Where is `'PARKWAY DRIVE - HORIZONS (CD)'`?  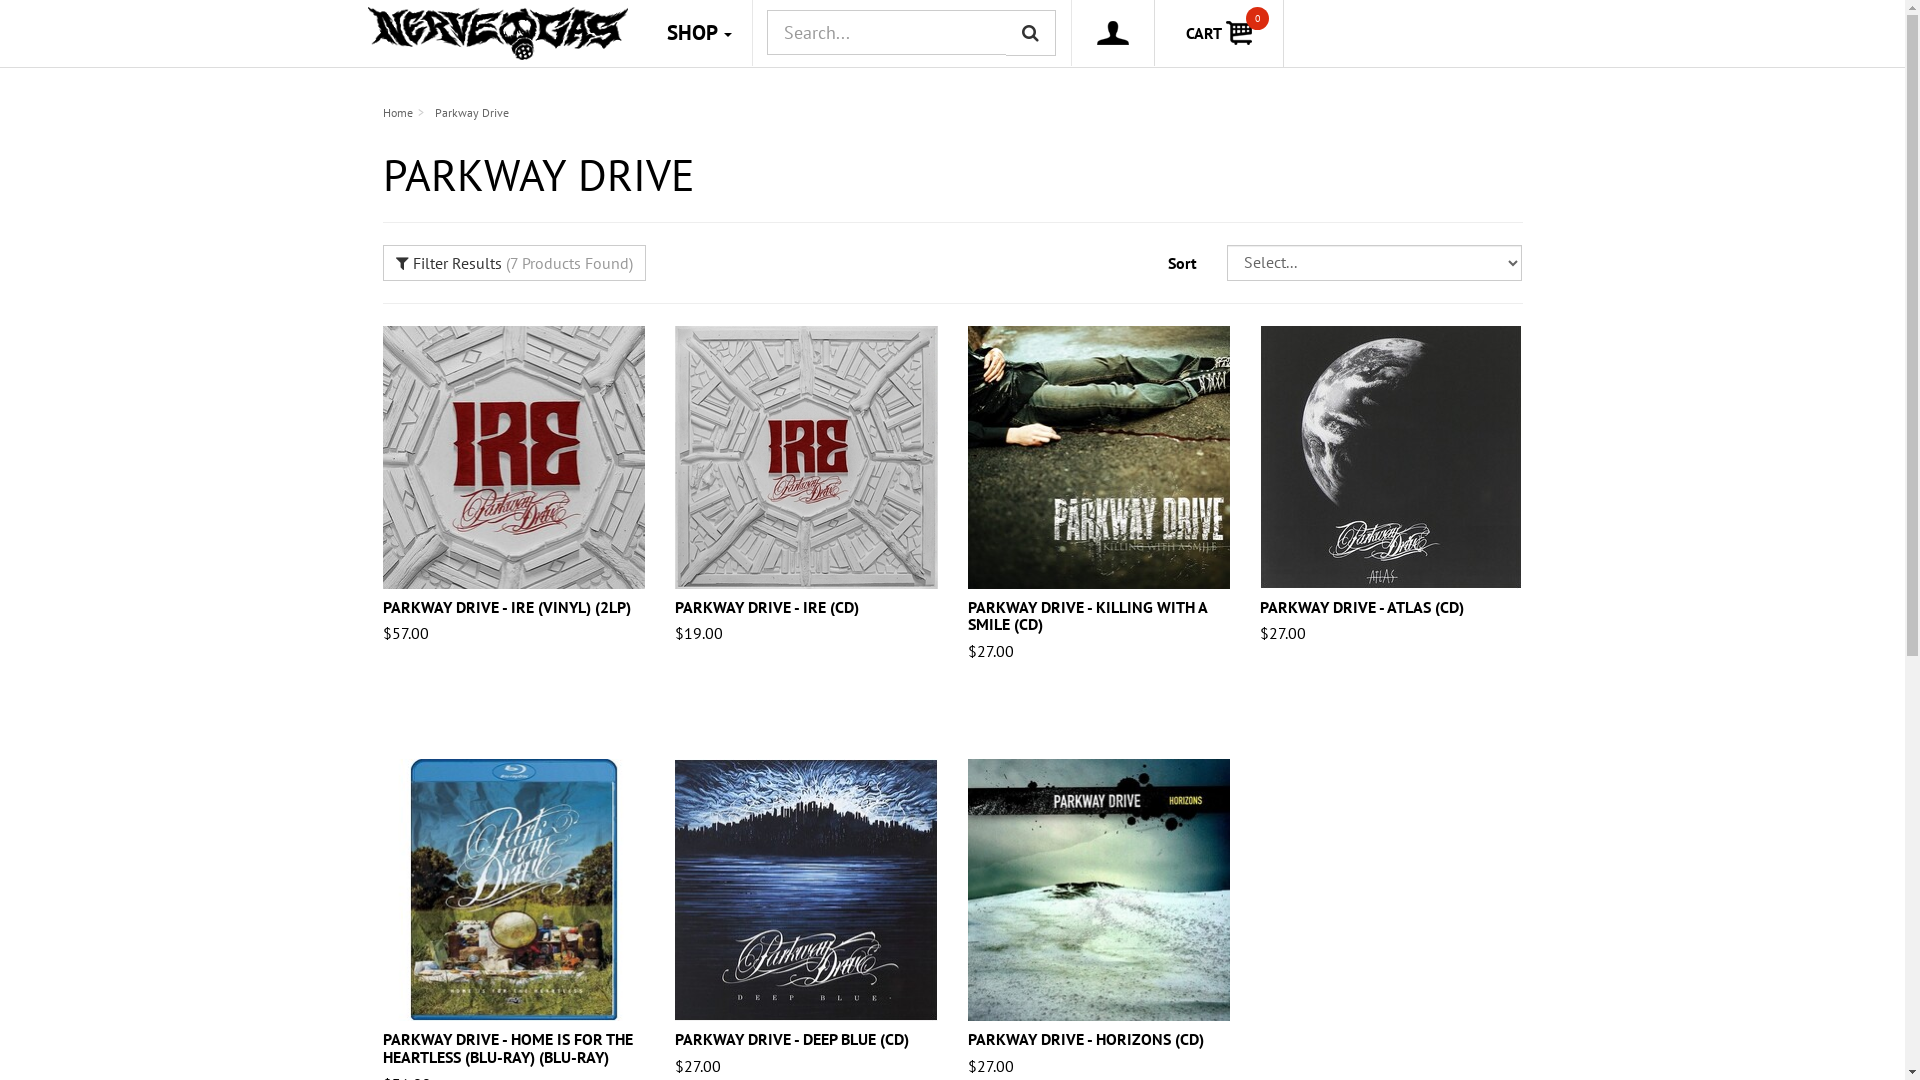 'PARKWAY DRIVE - HORIZONS (CD)' is located at coordinates (968, 1037).